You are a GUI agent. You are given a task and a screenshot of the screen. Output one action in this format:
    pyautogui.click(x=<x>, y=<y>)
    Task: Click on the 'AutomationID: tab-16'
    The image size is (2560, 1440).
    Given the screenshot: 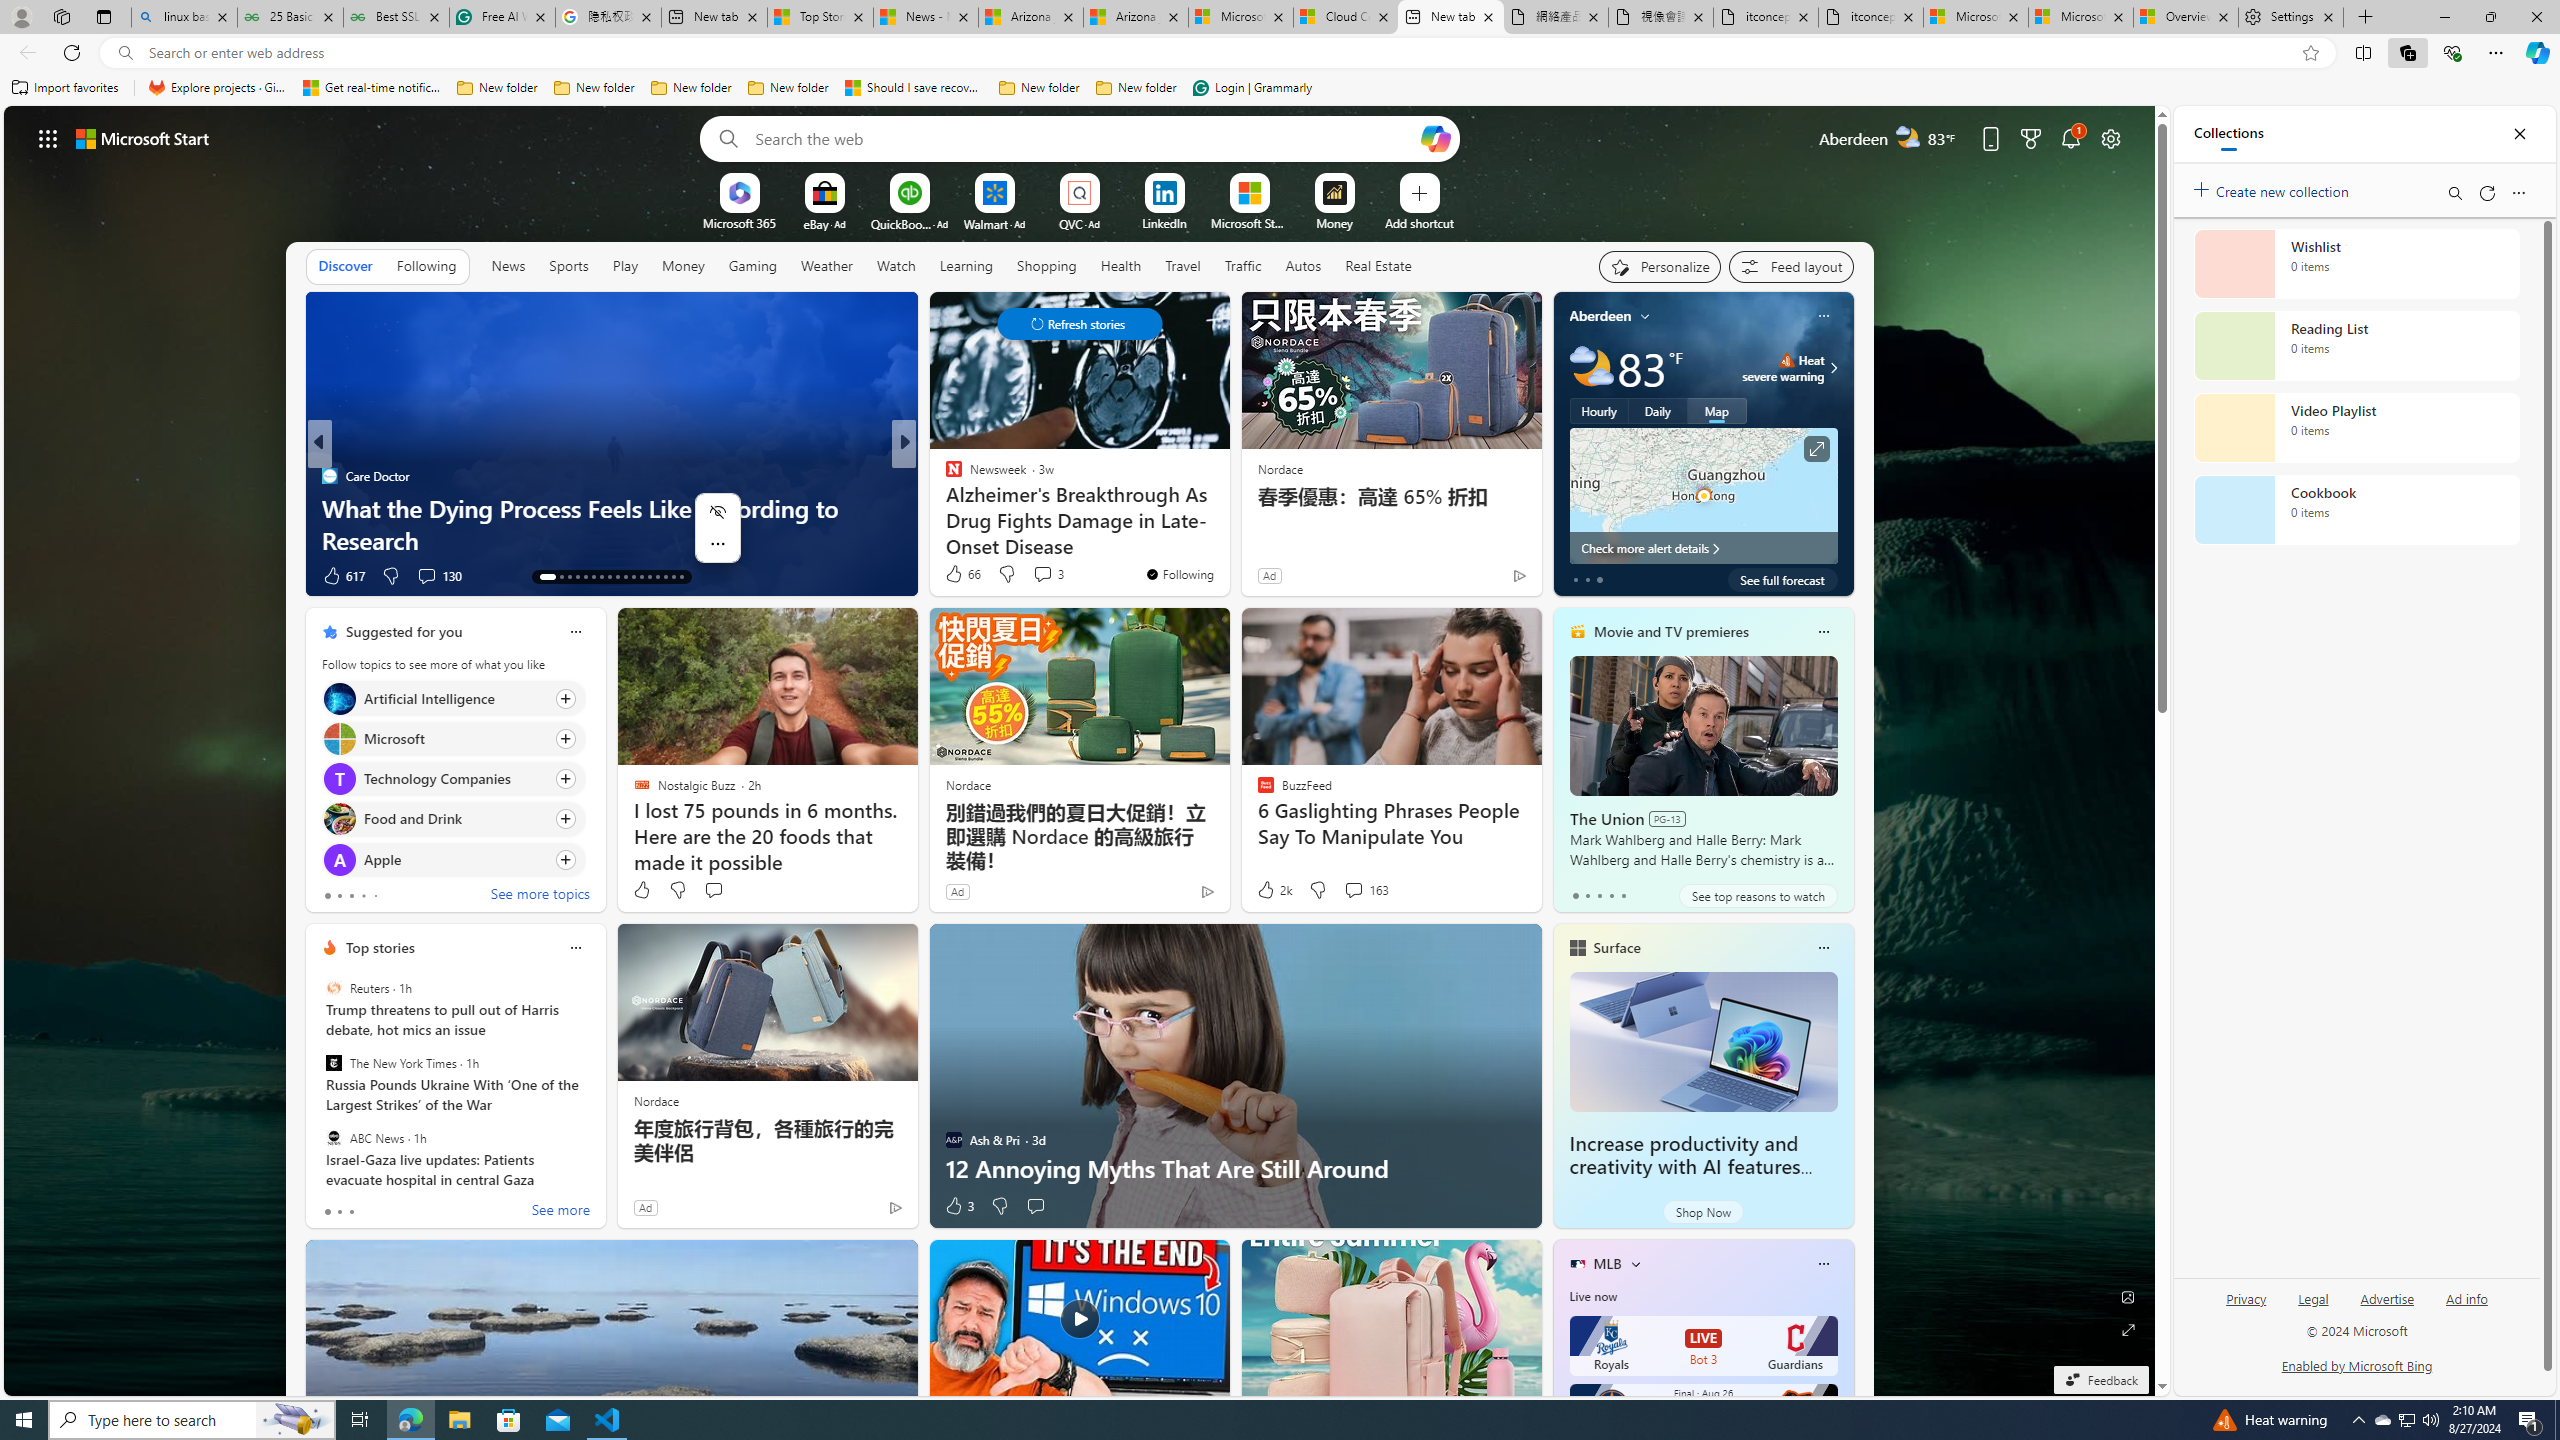 What is the action you would take?
    pyautogui.click(x=576, y=577)
    